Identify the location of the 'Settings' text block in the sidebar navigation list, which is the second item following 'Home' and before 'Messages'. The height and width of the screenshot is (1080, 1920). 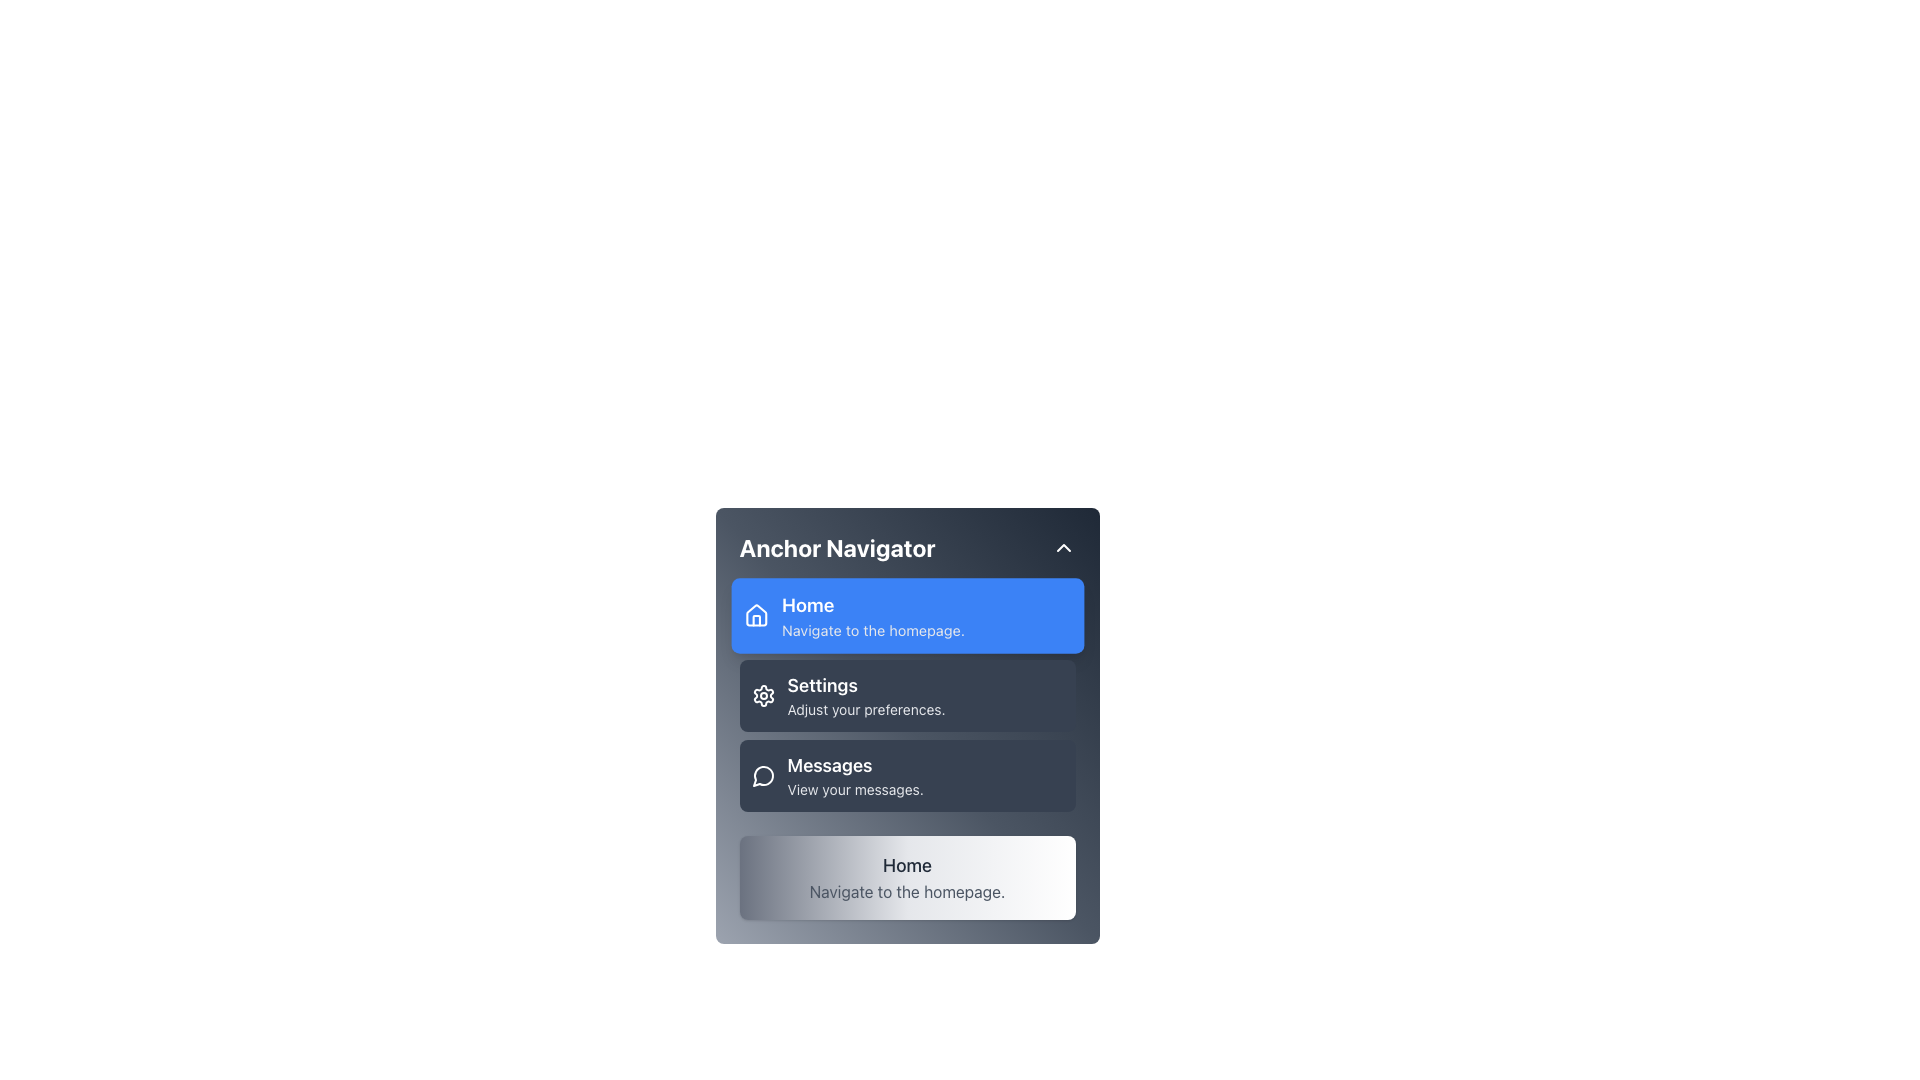
(866, 694).